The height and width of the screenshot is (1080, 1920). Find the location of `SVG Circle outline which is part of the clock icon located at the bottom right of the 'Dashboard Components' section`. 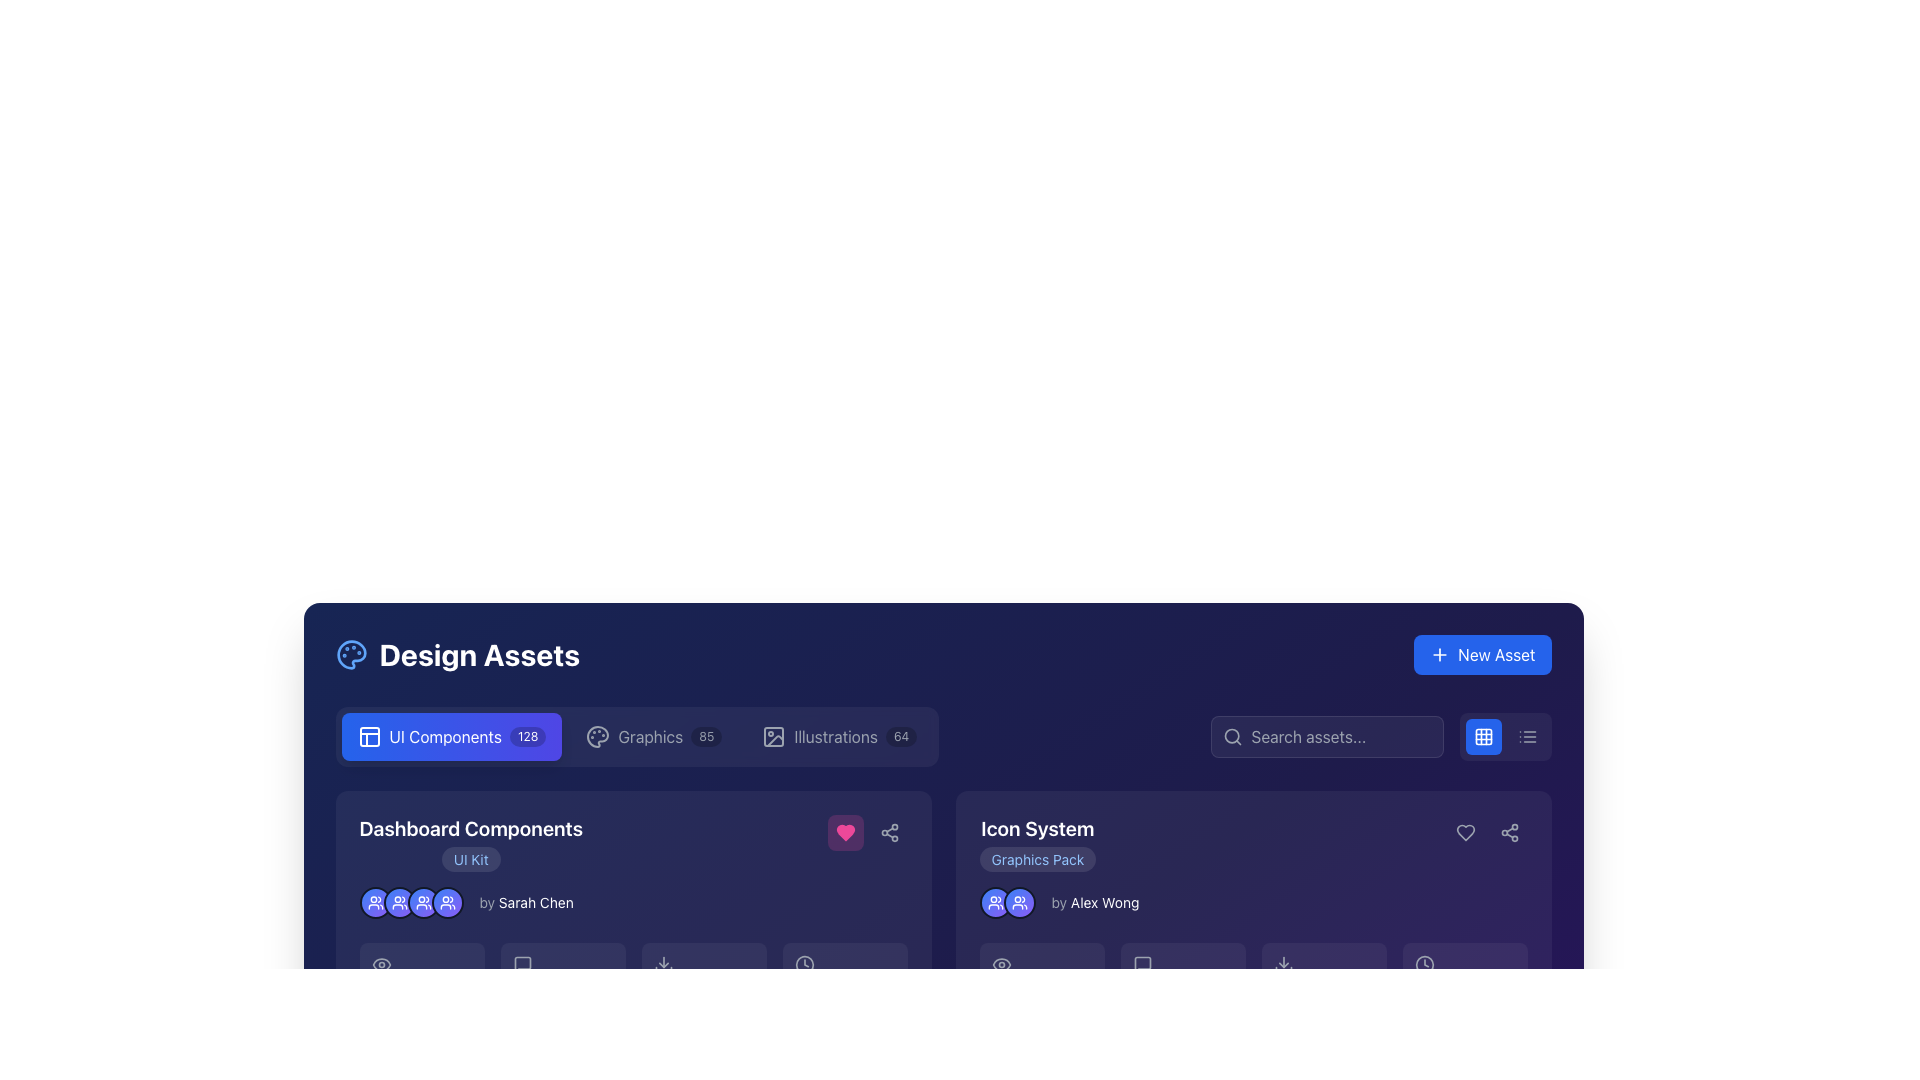

SVG Circle outline which is part of the clock icon located at the bottom right of the 'Dashboard Components' section is located at coordinates (804, 963).